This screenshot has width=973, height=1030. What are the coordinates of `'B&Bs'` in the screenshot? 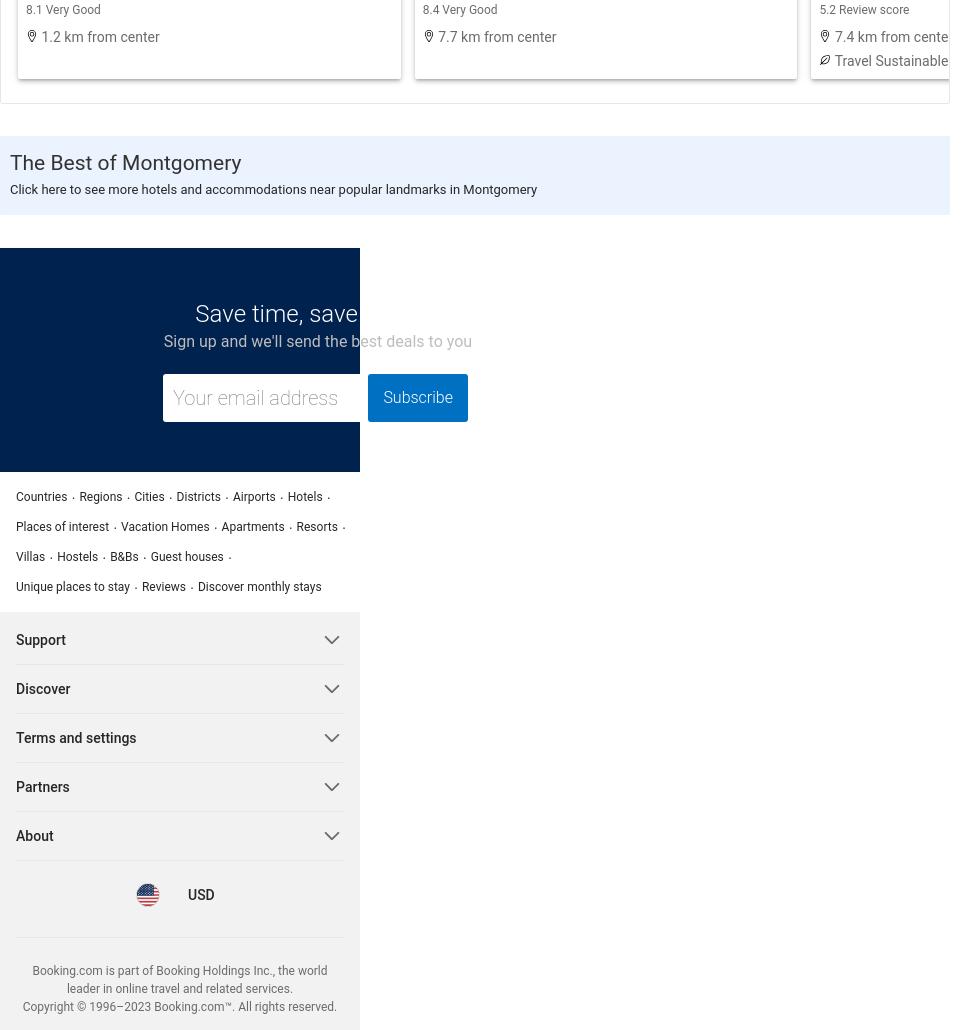 It's located at (122, 555).